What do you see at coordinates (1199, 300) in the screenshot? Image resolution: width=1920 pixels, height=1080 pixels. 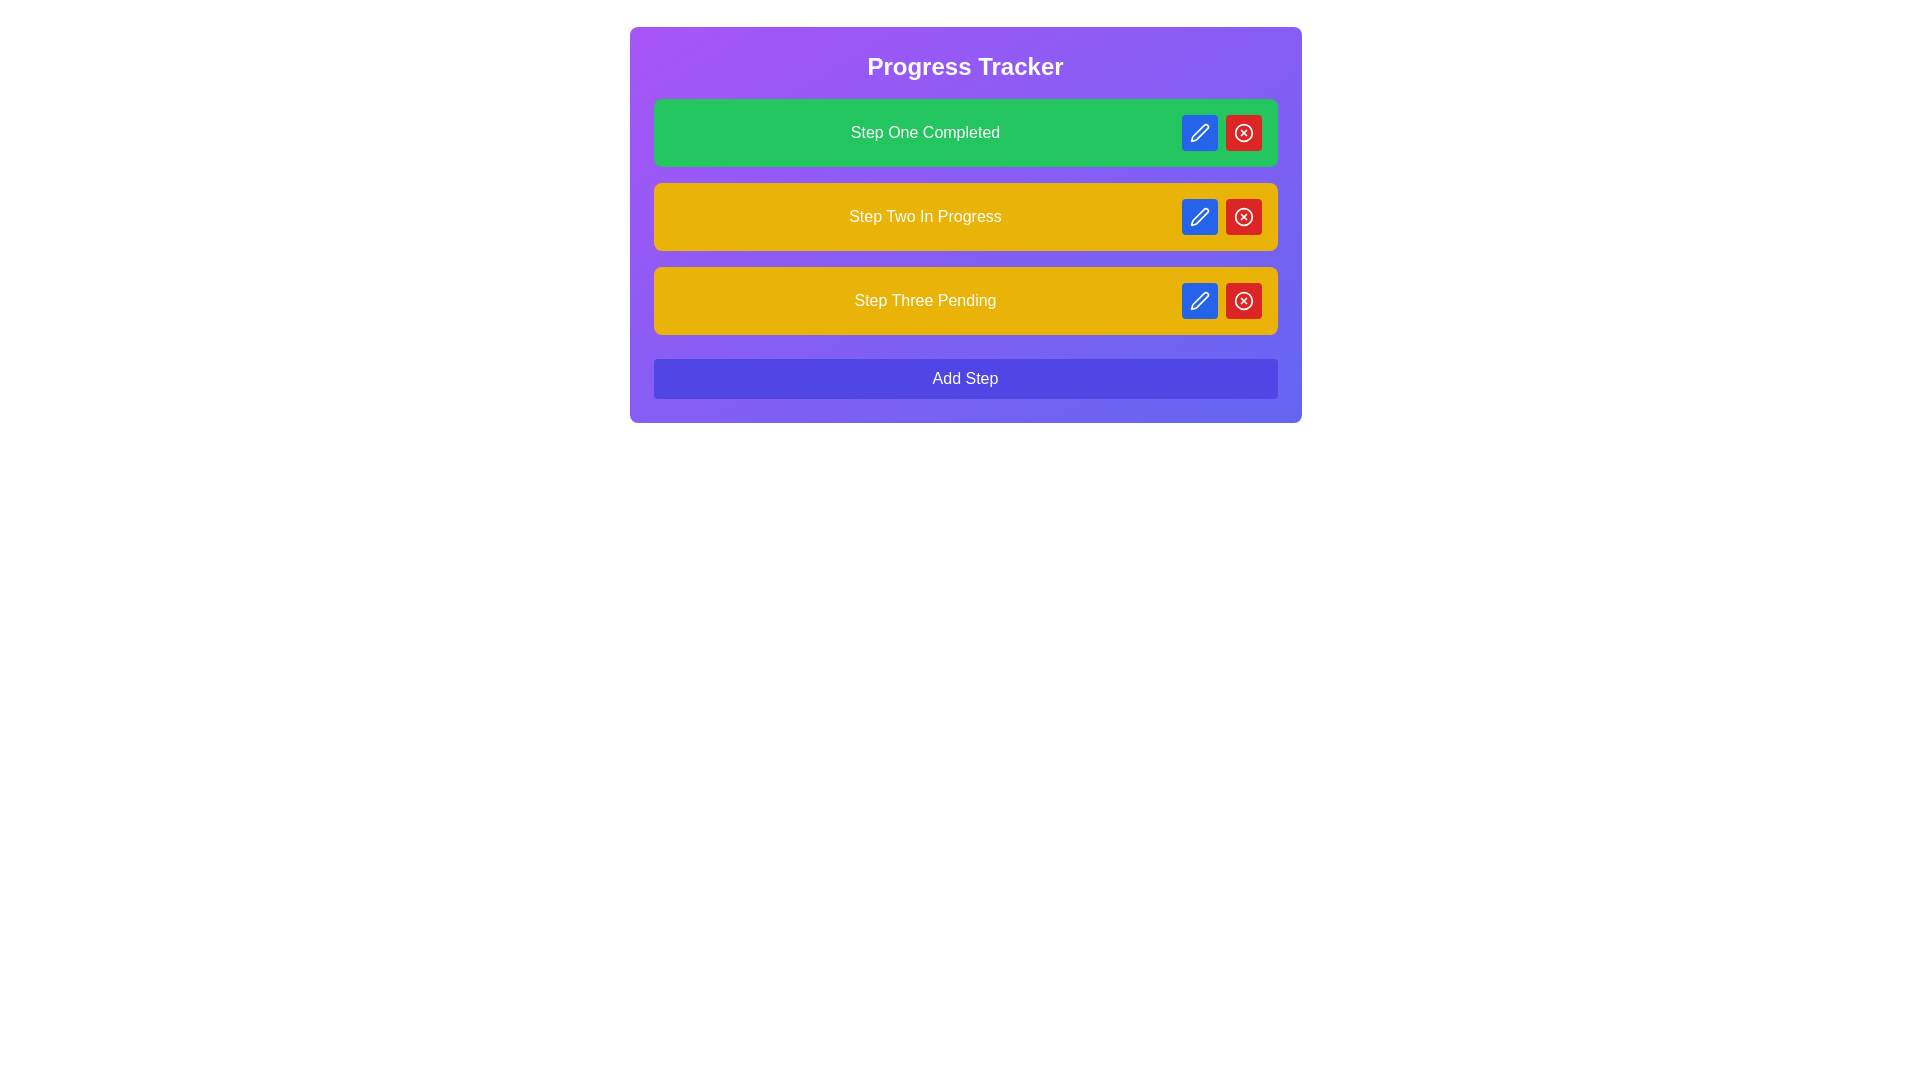 I see `the pen icon located to the left of the red delete icon in the 'Step Three Pending' section` at bounding box center [1199, 300].